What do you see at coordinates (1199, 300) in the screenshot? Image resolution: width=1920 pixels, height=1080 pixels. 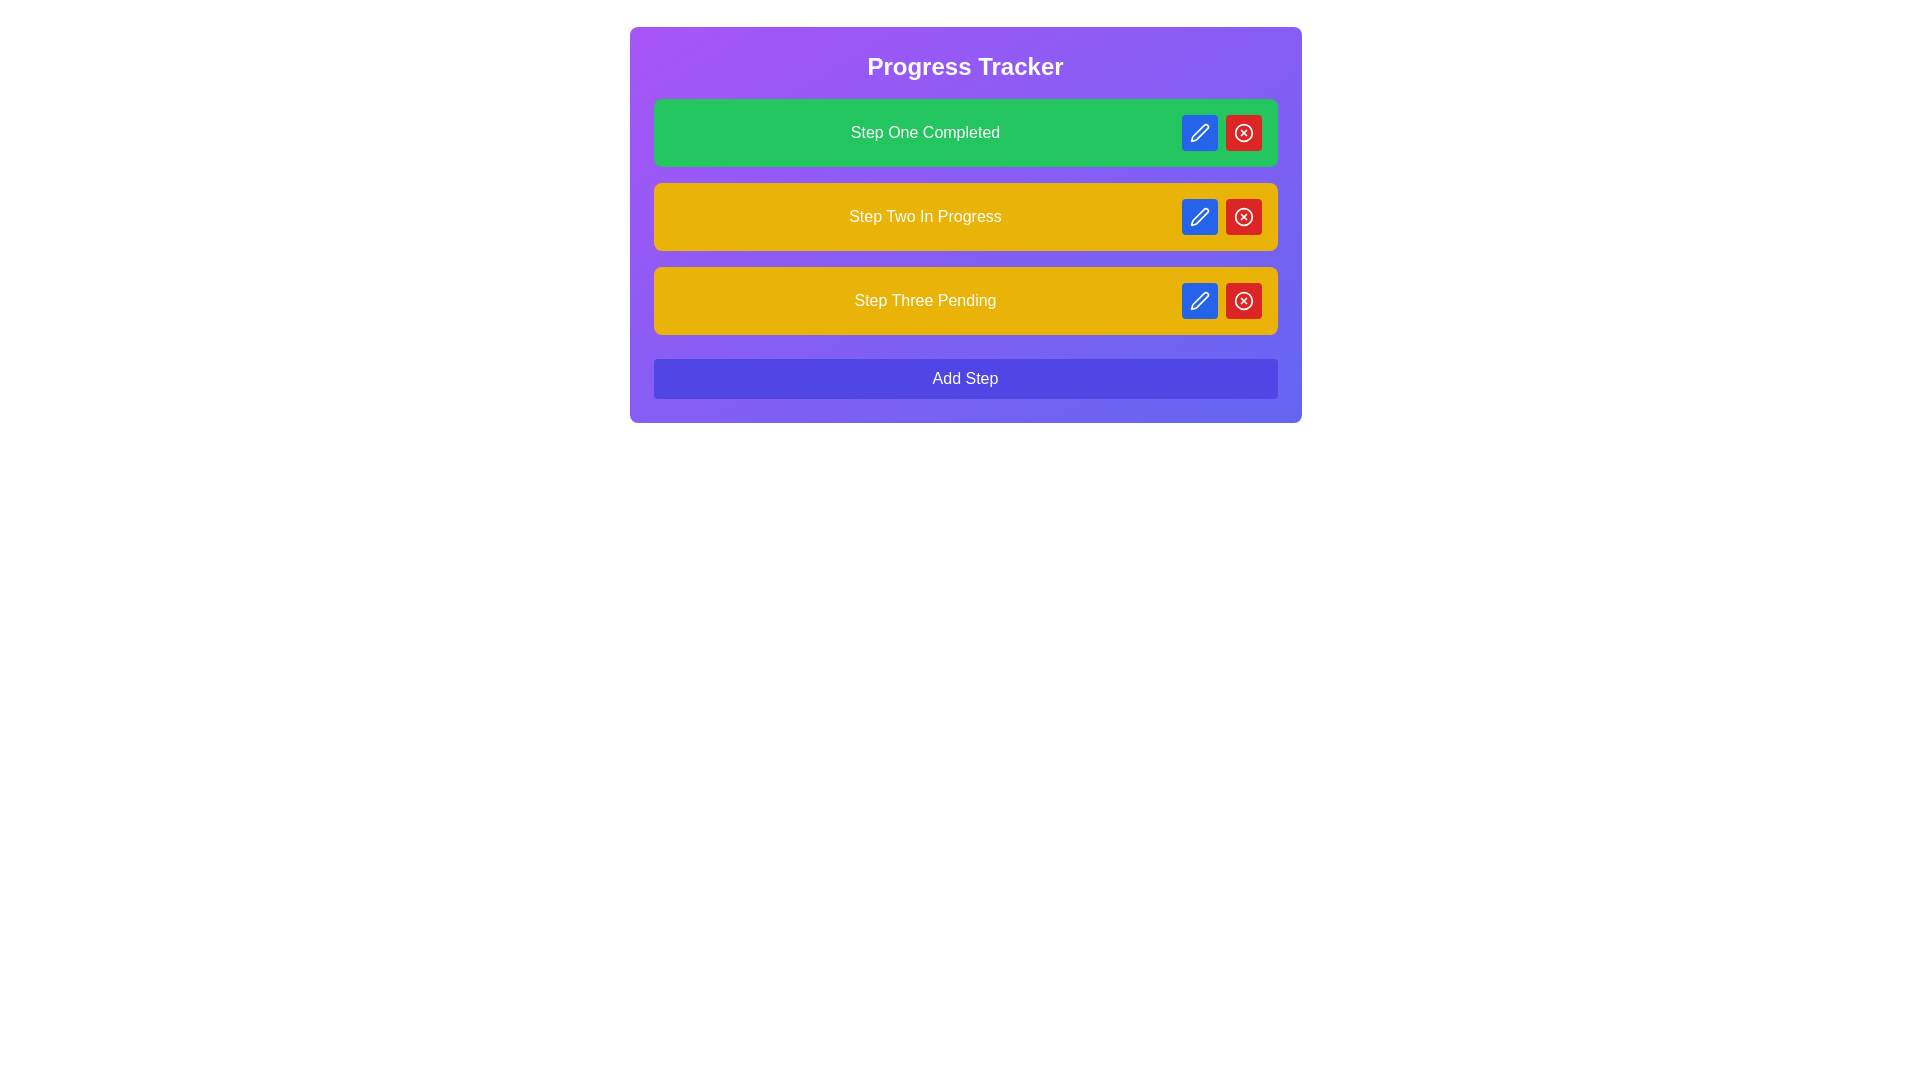 I see `the pen icon located to the left of the red delete icon in the 'Step Three Pending' section` at bounding box center [1199, 300].